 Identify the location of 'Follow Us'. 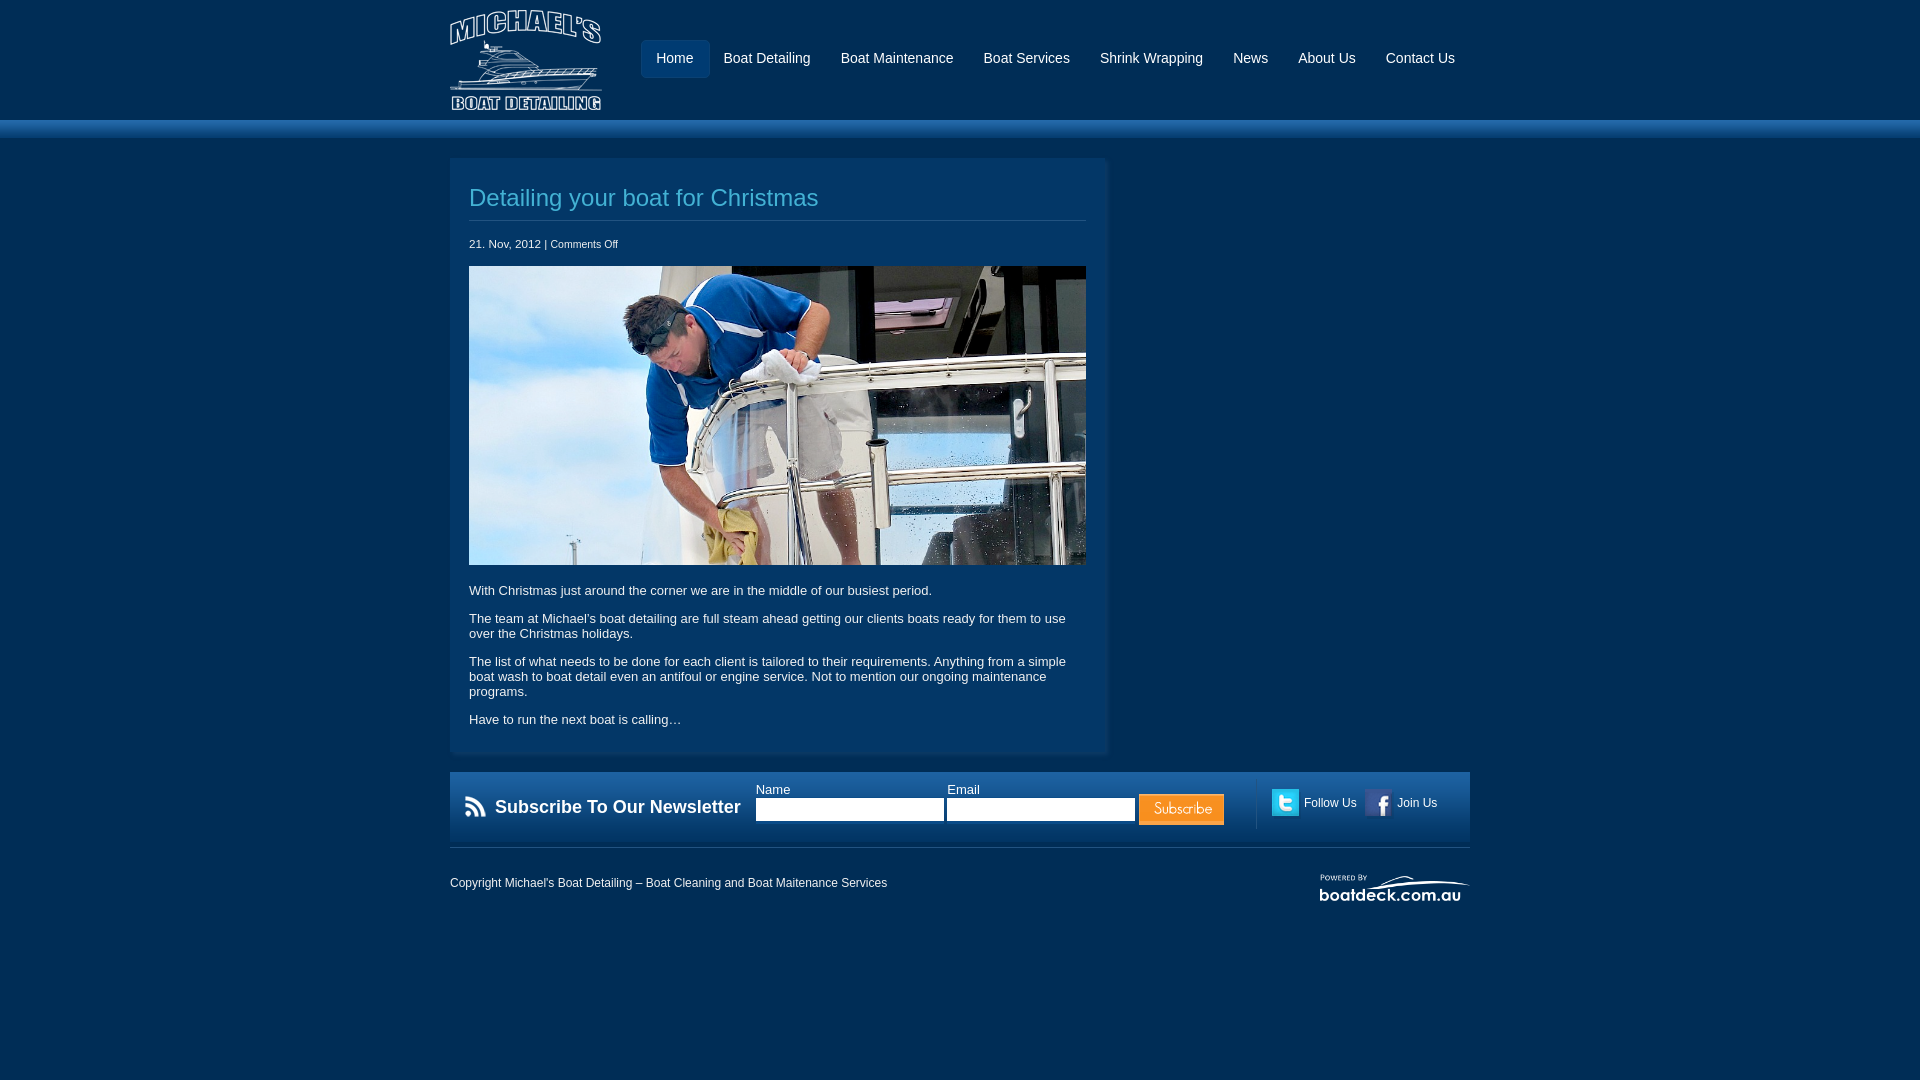
(1271, 801).